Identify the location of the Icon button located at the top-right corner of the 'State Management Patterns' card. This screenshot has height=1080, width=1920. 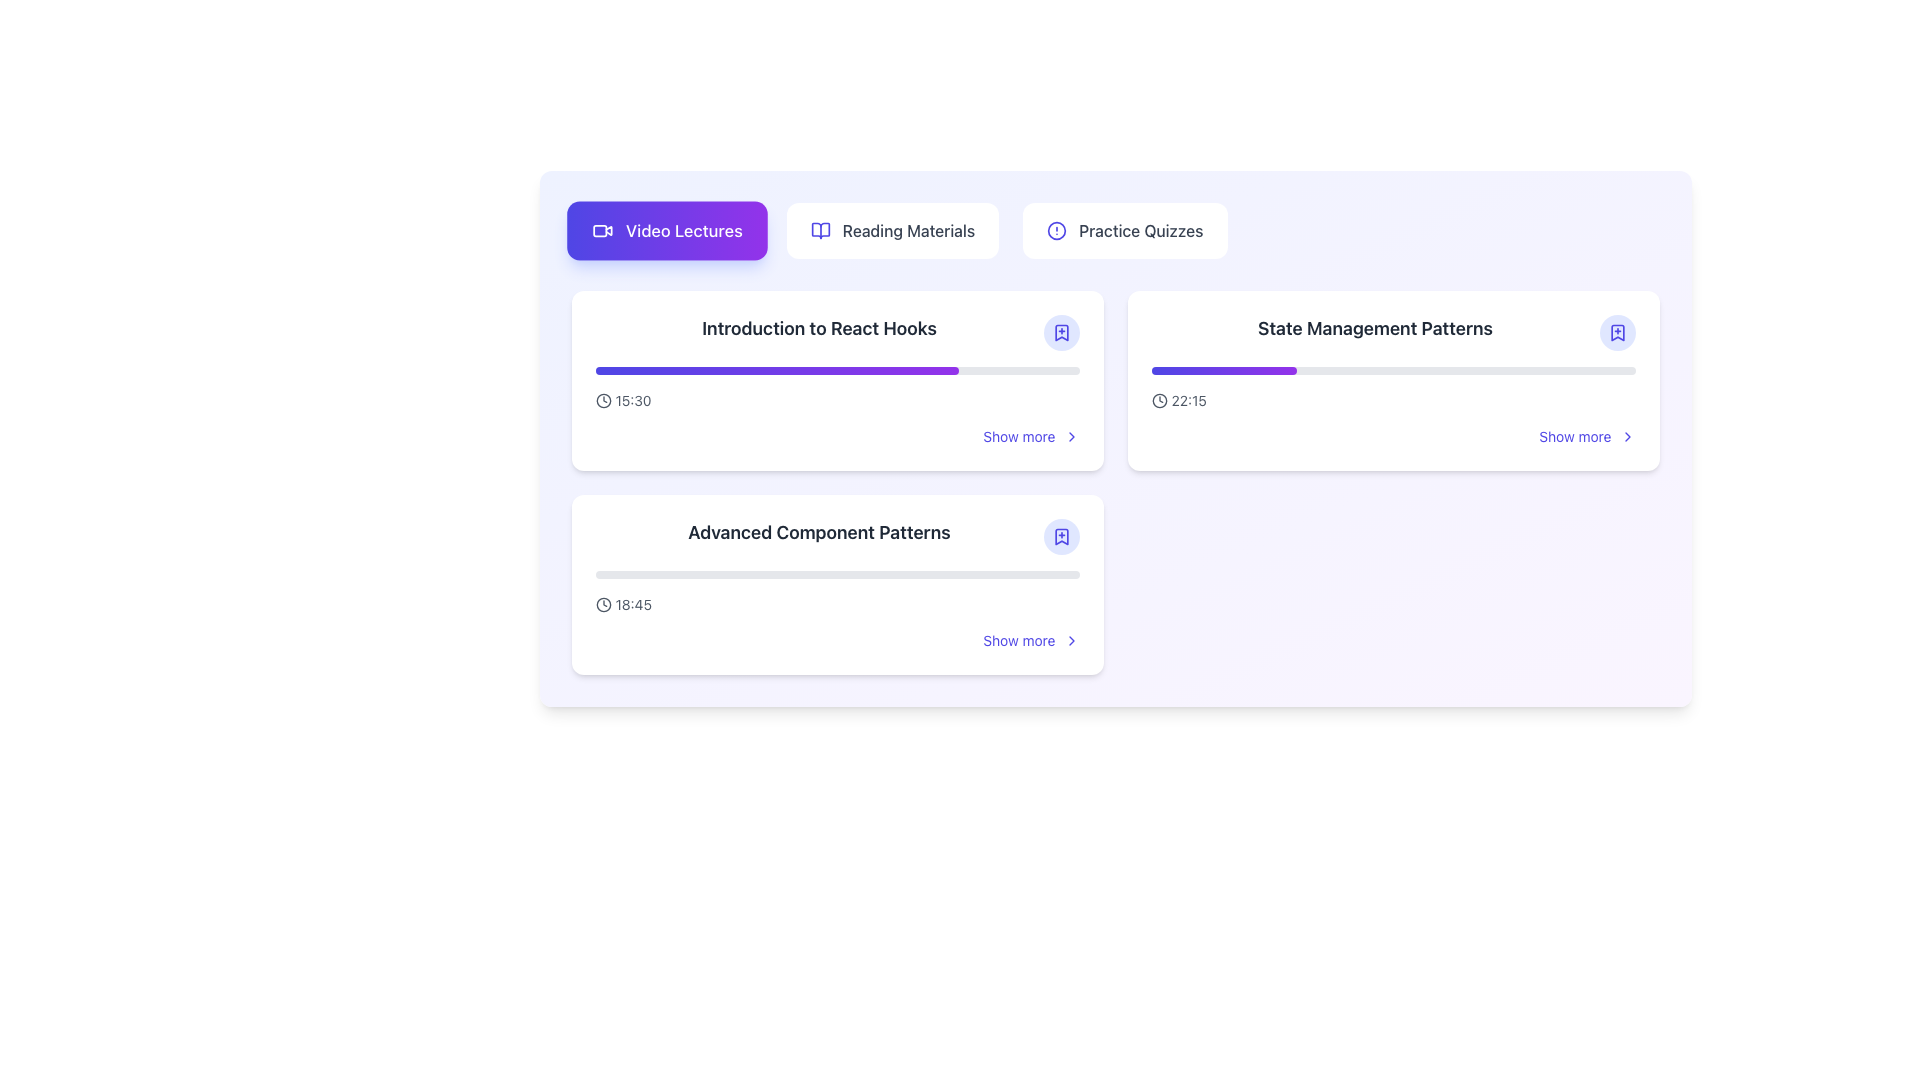
(1617, 331).